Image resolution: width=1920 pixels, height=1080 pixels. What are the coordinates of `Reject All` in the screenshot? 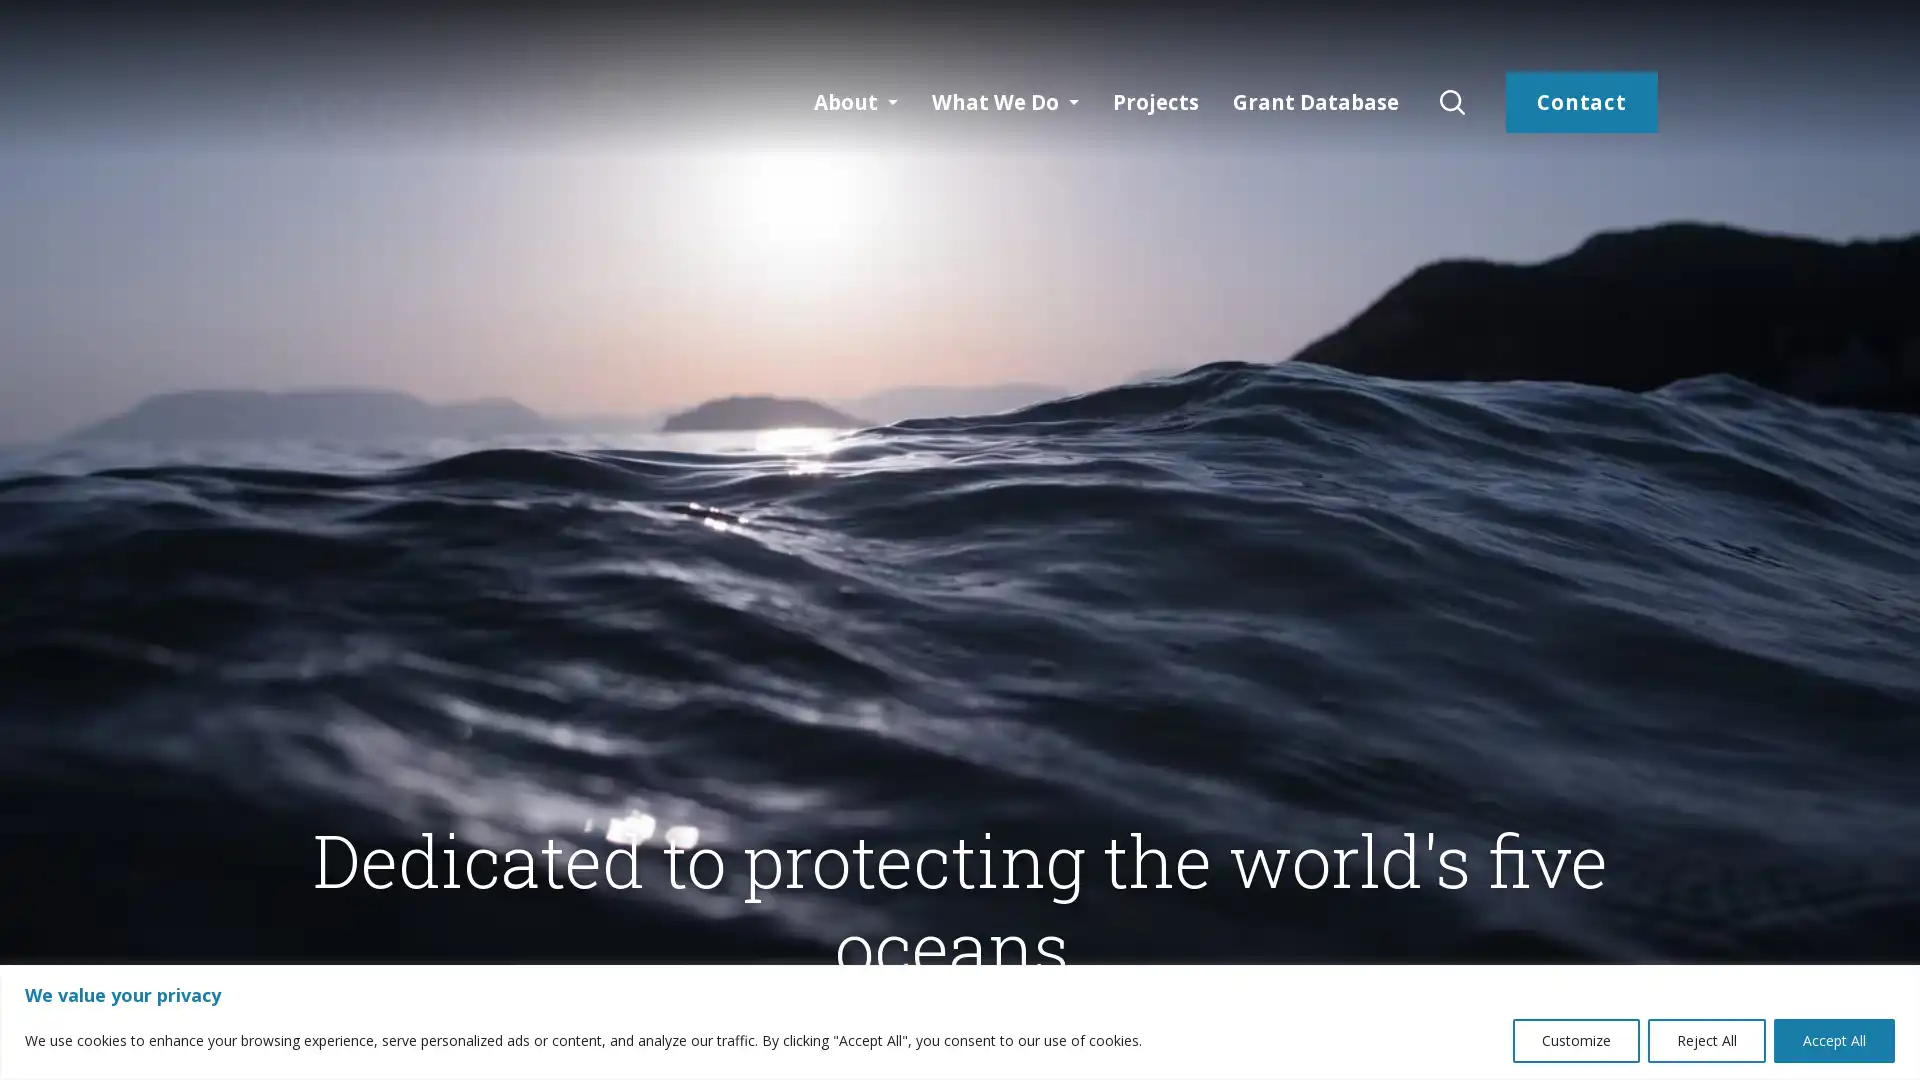 It's located at (1706, 1039).